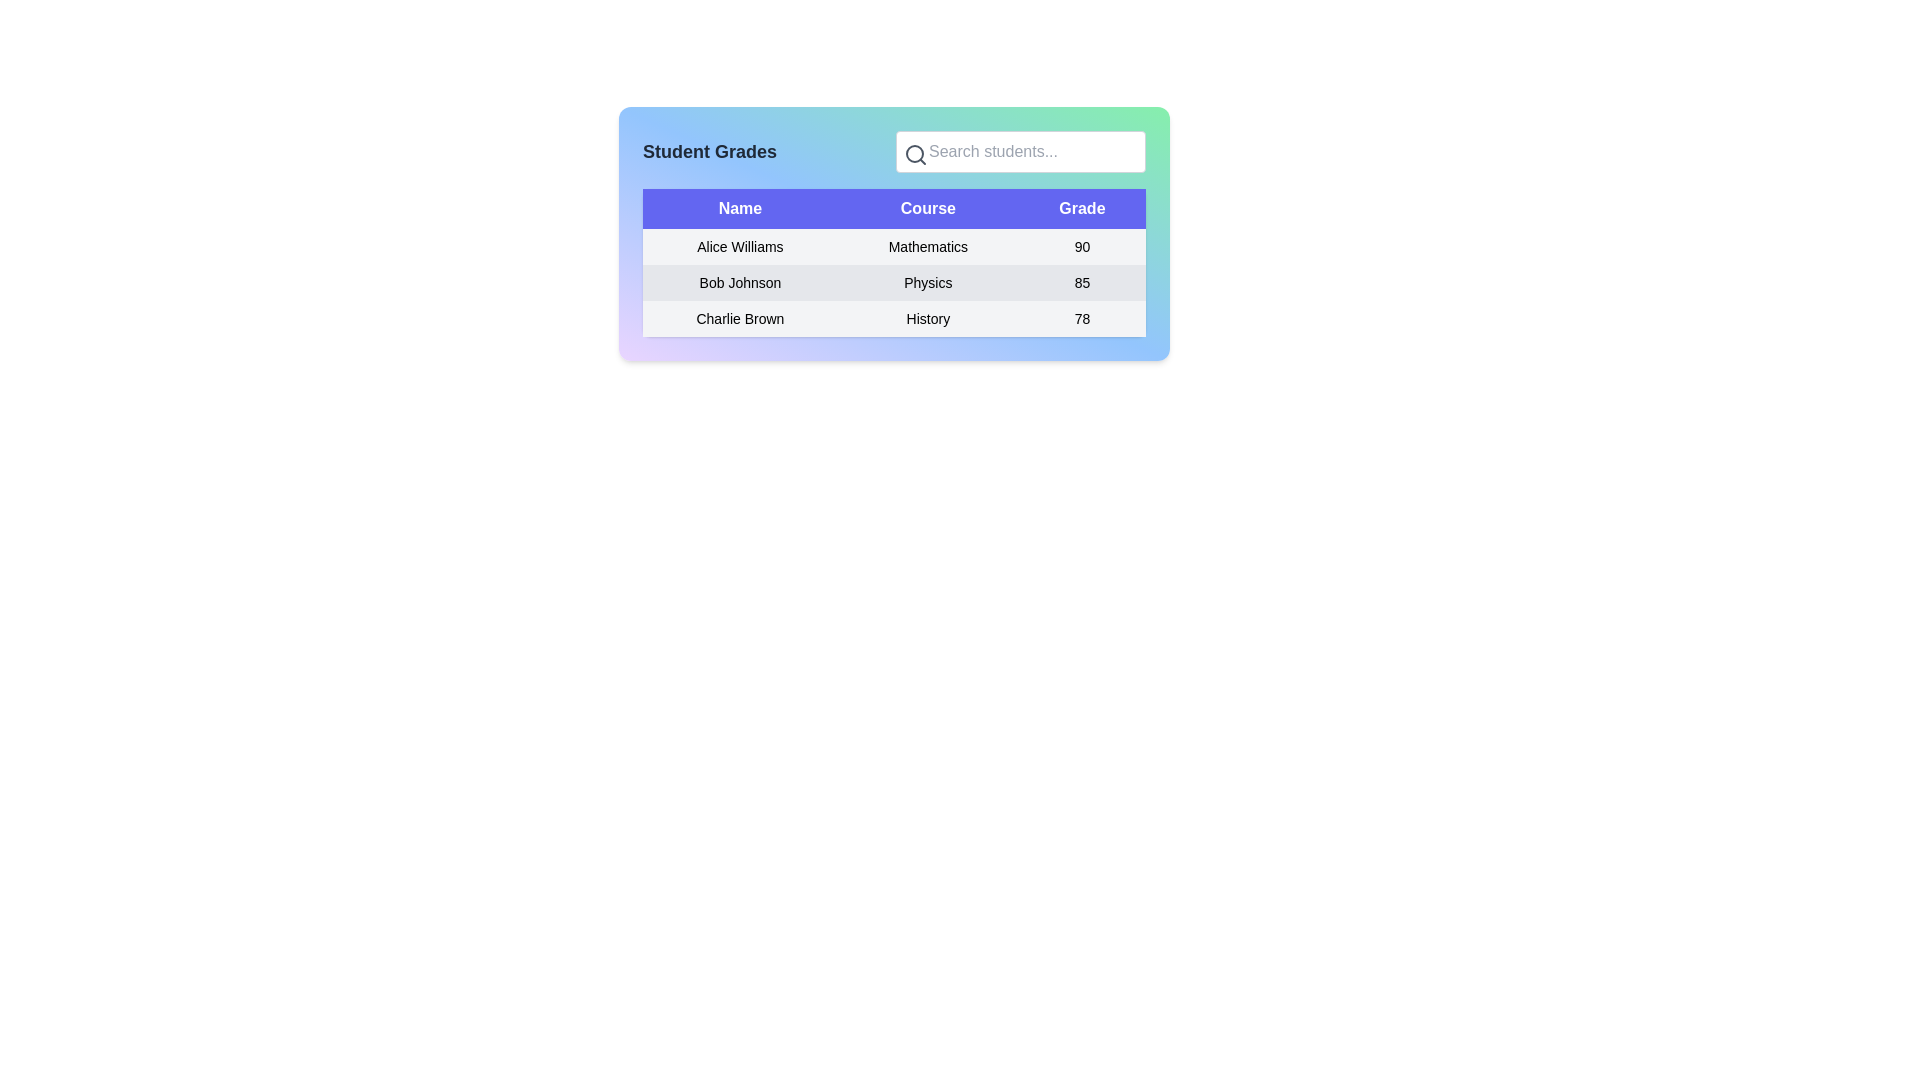 The height and width of the screenshot is (1080, 1920). Describe the element at coordinates (893, 318) in the screenshot. I see `the cells of the third row in the student information table, which displays details about the student, their course, and grade` at that location.